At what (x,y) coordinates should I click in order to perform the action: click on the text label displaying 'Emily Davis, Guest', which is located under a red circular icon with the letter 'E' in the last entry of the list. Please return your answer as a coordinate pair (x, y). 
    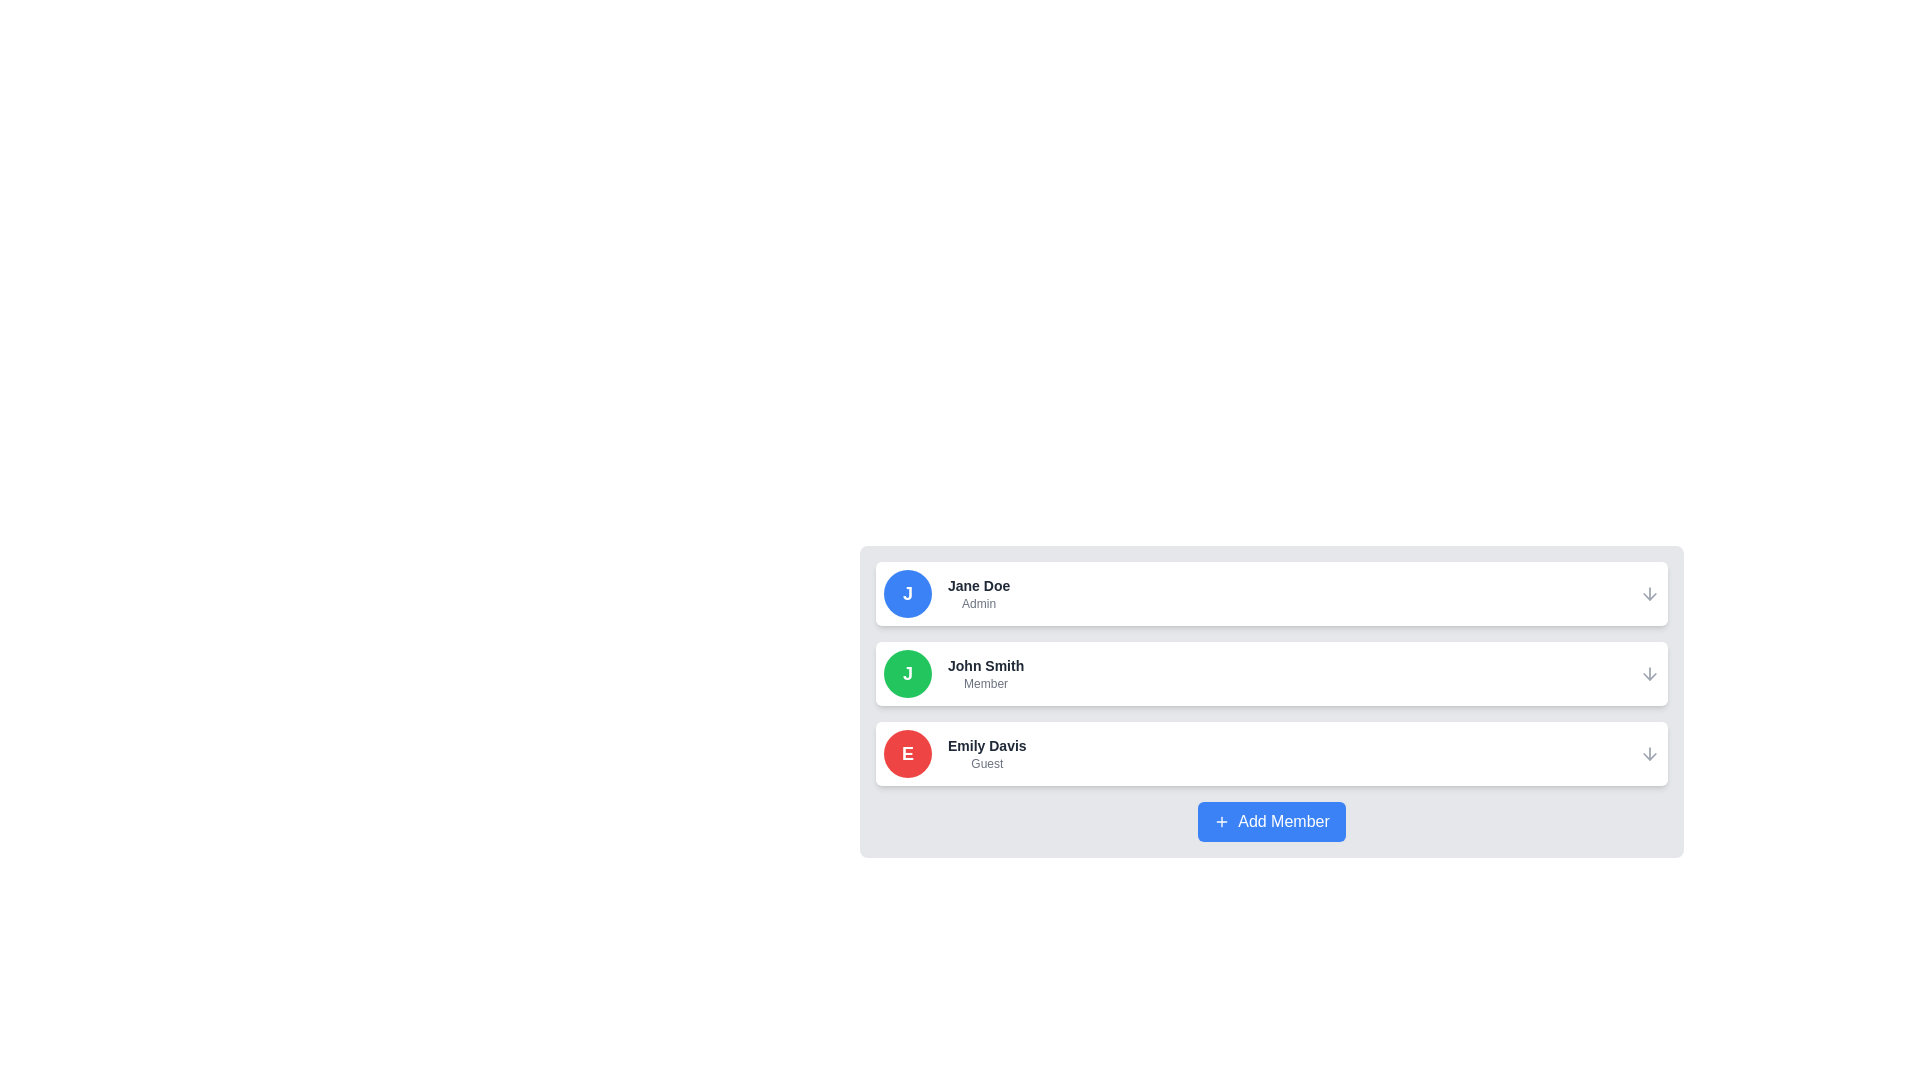
    Looking at the image, I should click on (987, 753).